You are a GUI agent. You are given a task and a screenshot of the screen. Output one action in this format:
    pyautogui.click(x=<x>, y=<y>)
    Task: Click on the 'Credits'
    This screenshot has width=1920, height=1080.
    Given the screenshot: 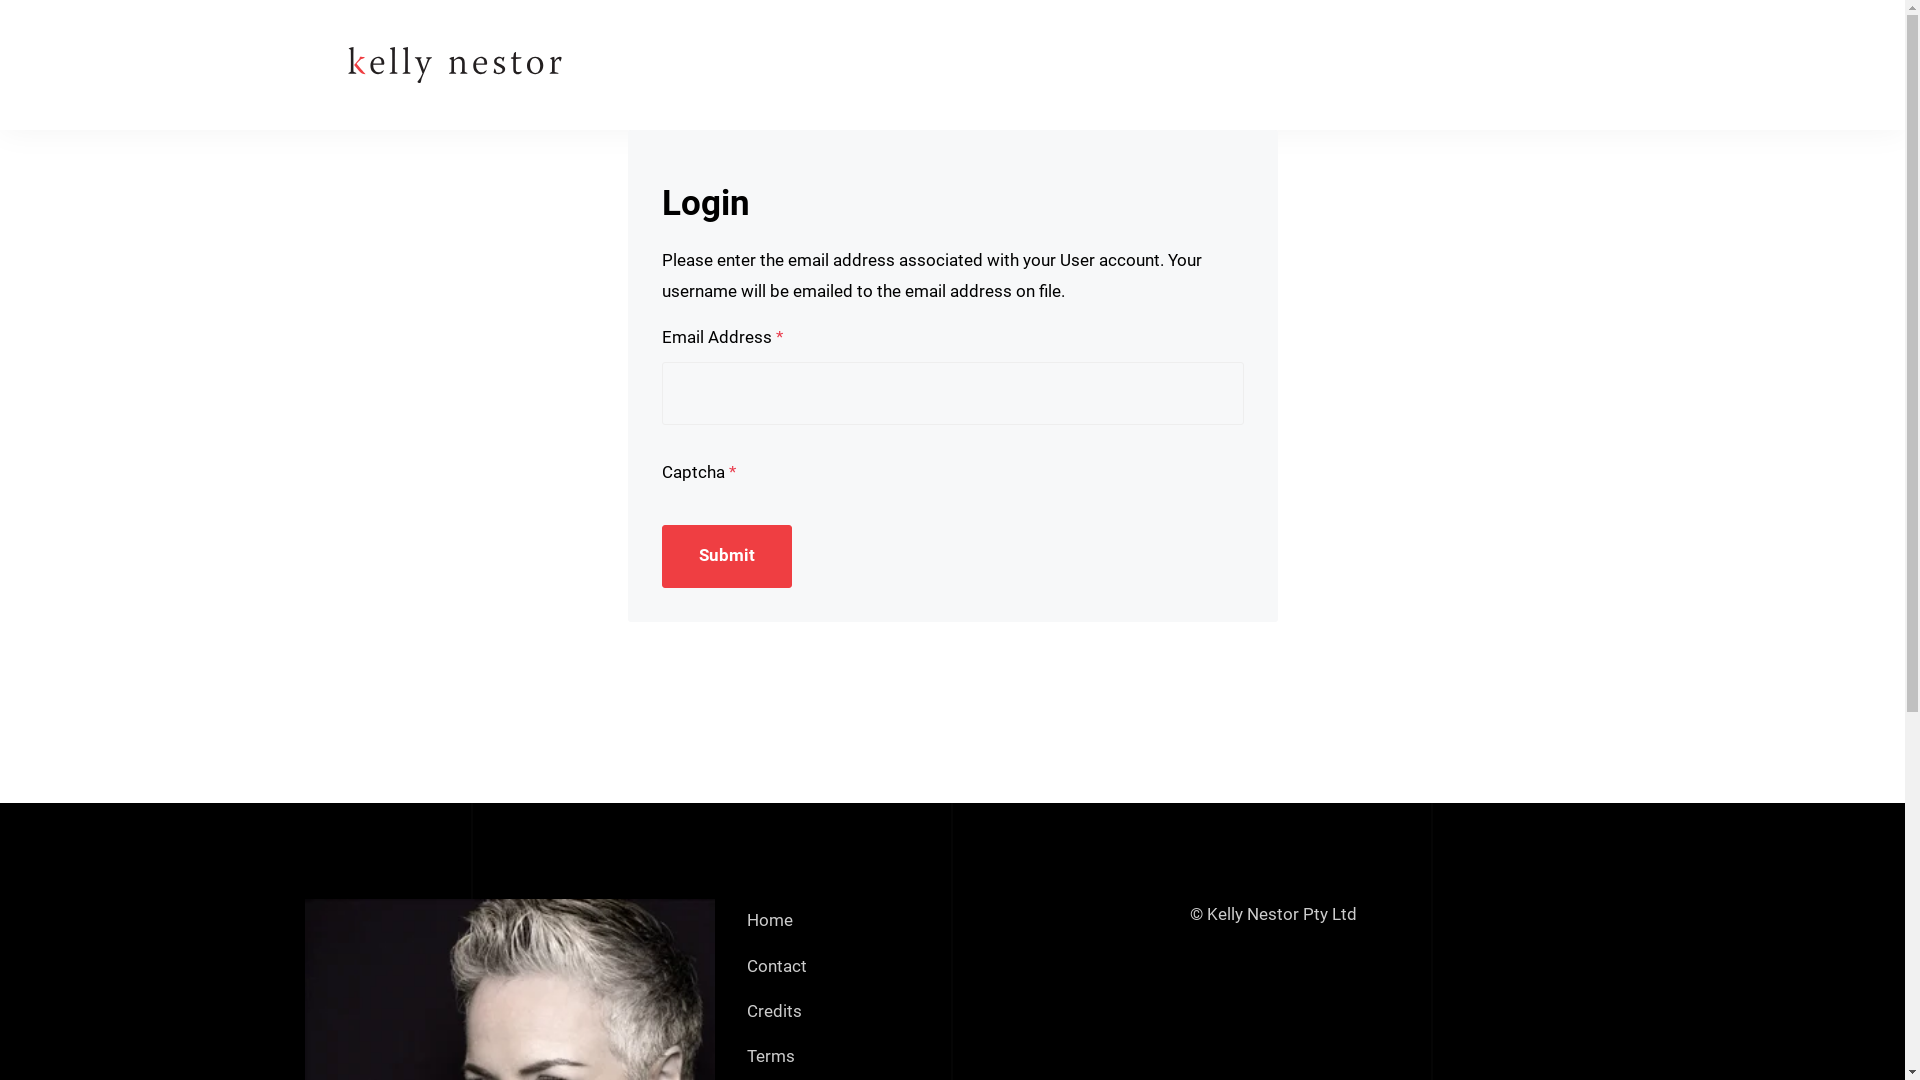 What is the action you would take?
    pyautogui.click(x=773, y=1011)
    